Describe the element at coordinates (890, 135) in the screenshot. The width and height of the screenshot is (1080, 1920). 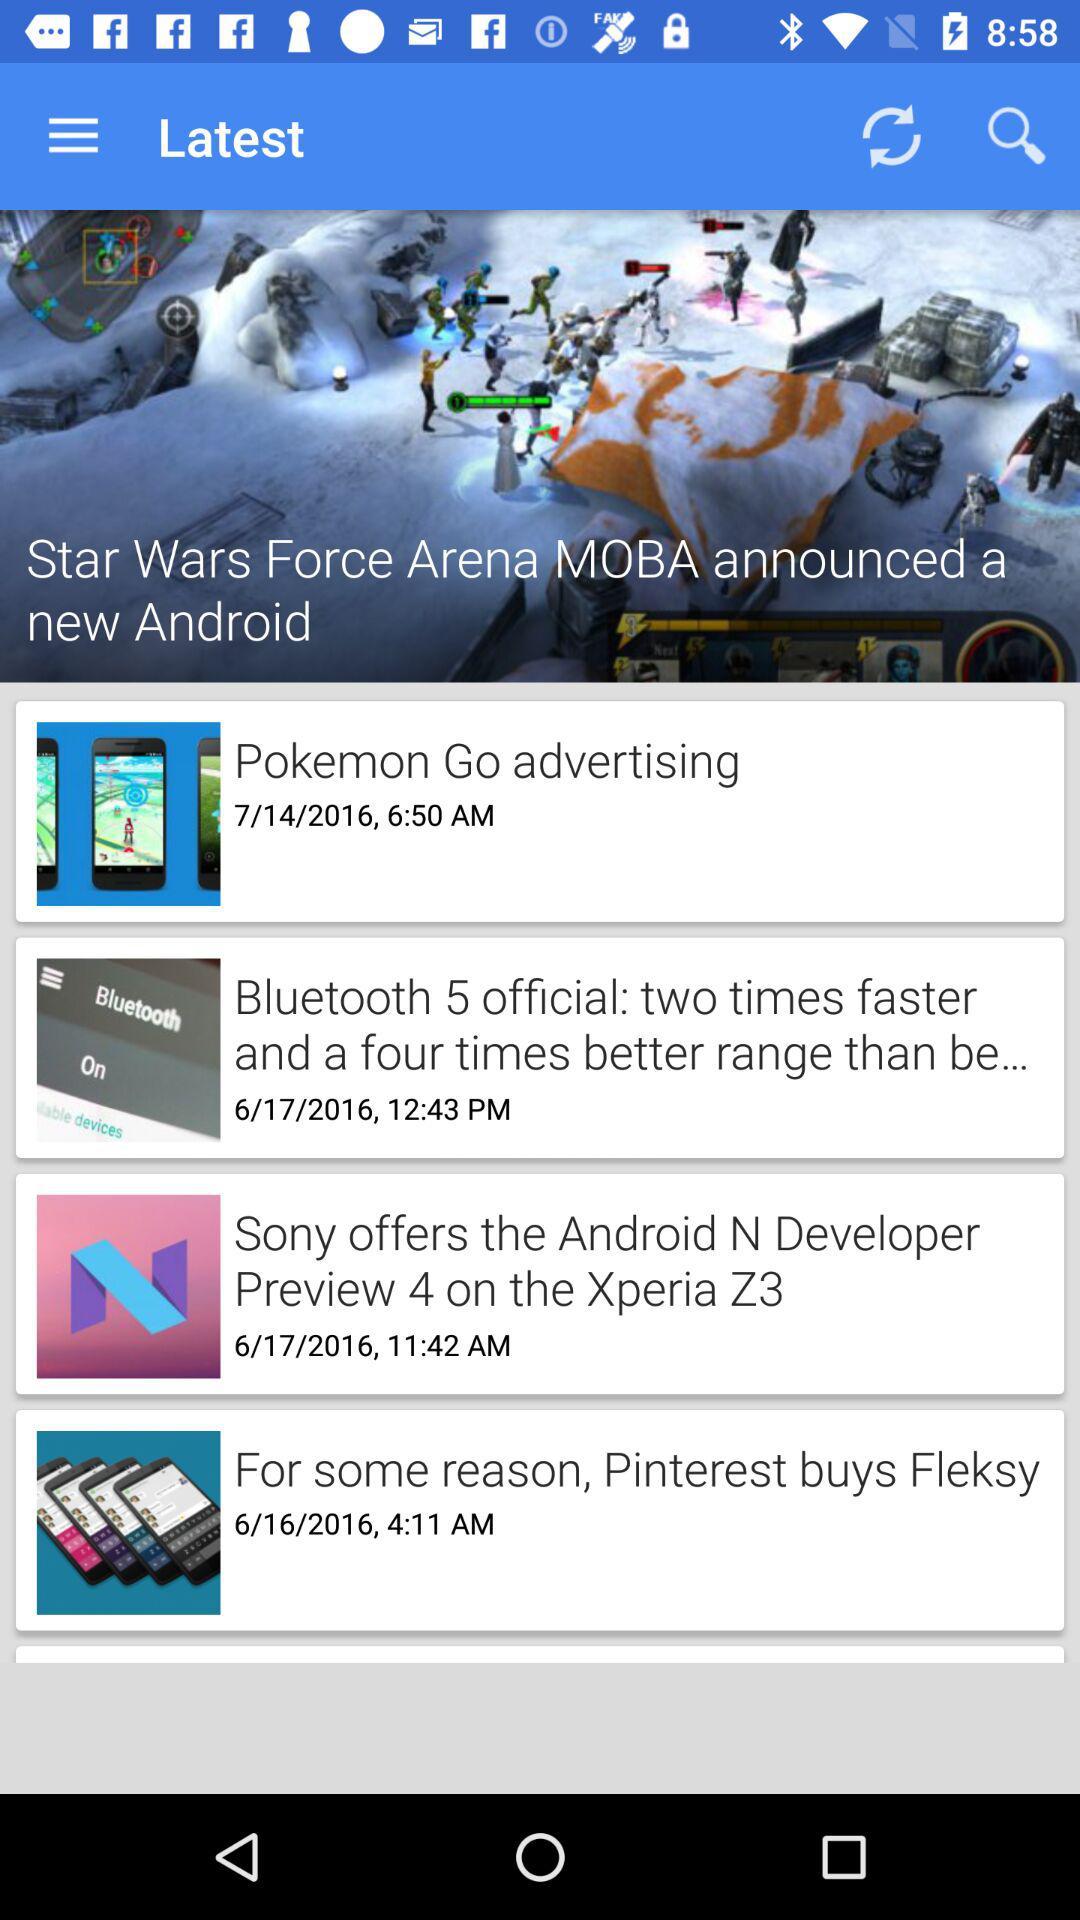
I see `the icon next to the latest icon` at that location.